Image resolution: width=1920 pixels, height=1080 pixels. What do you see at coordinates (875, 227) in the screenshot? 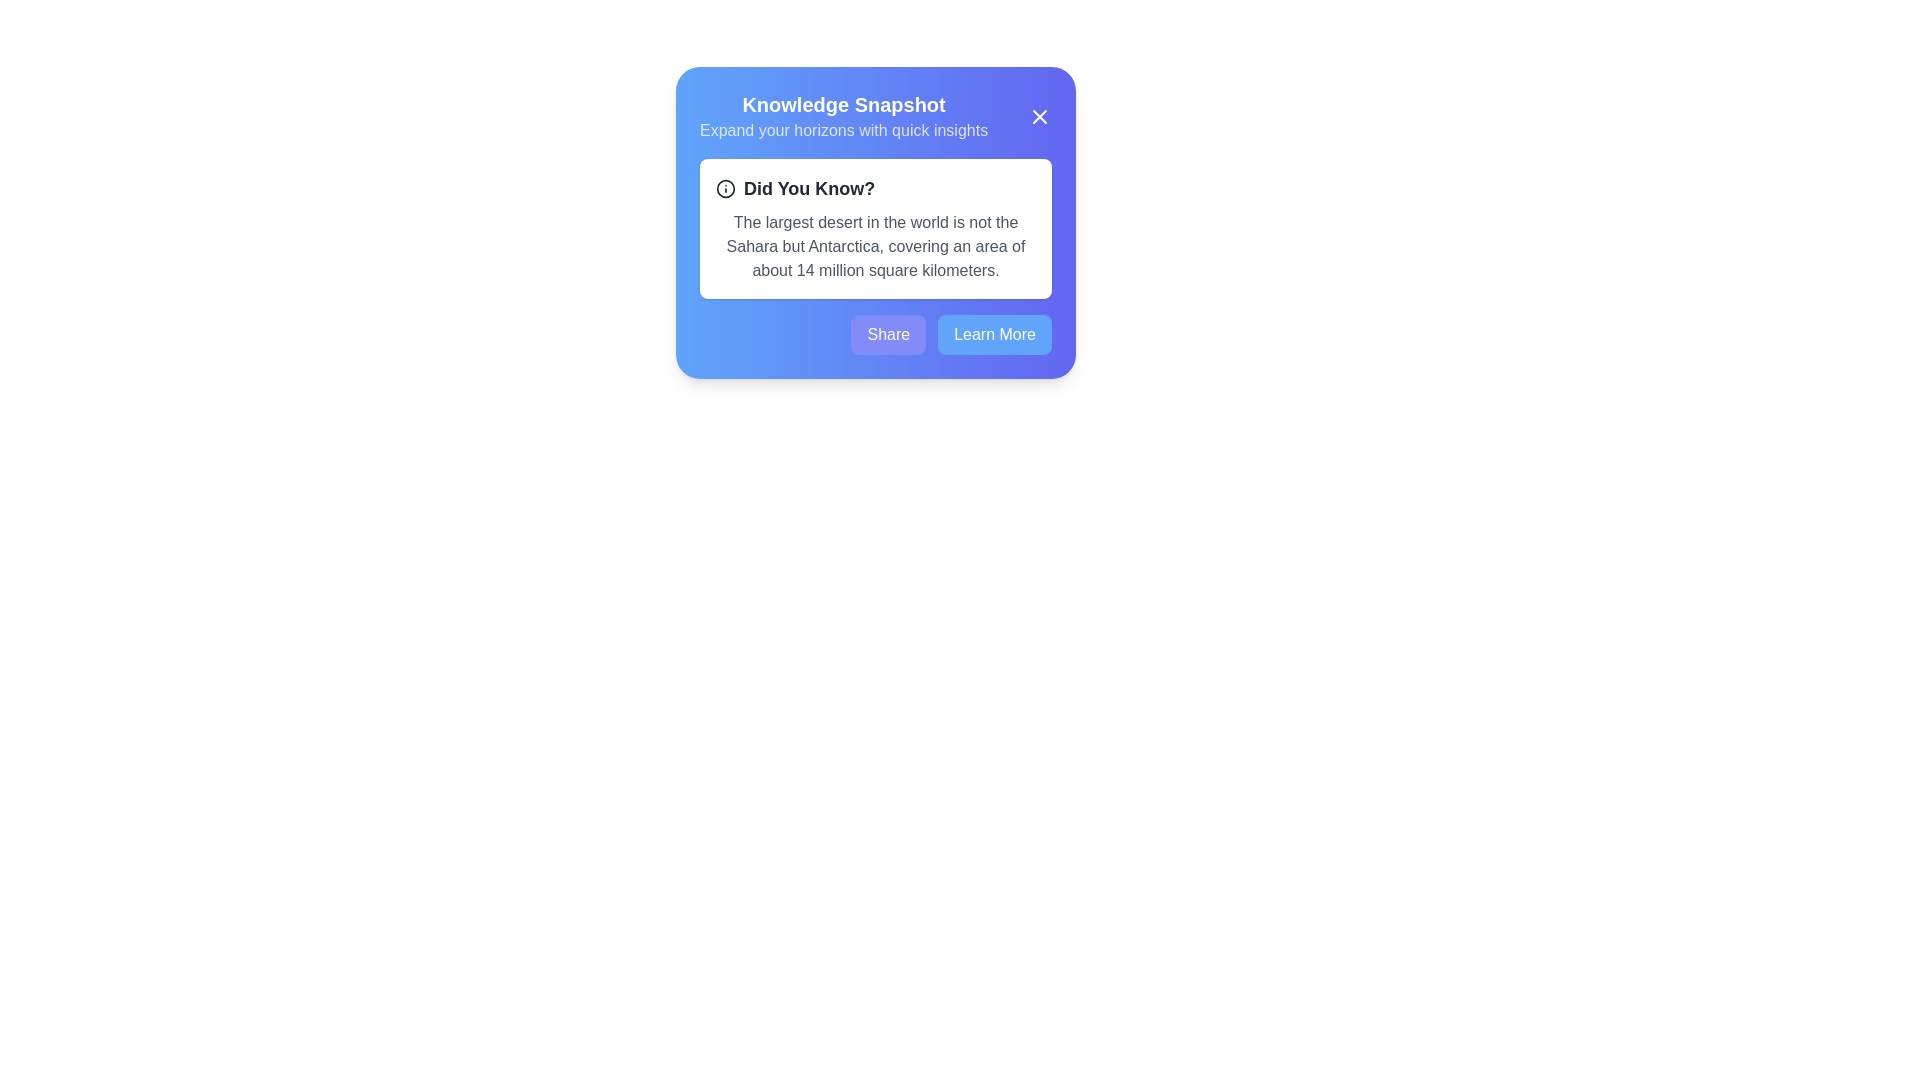
I see `information displayed in the light-colored rectangular Informational card with rounded corners that contains the text 'Did You Know?' and a fact about Antarctica` at bounding box center [875, 227].